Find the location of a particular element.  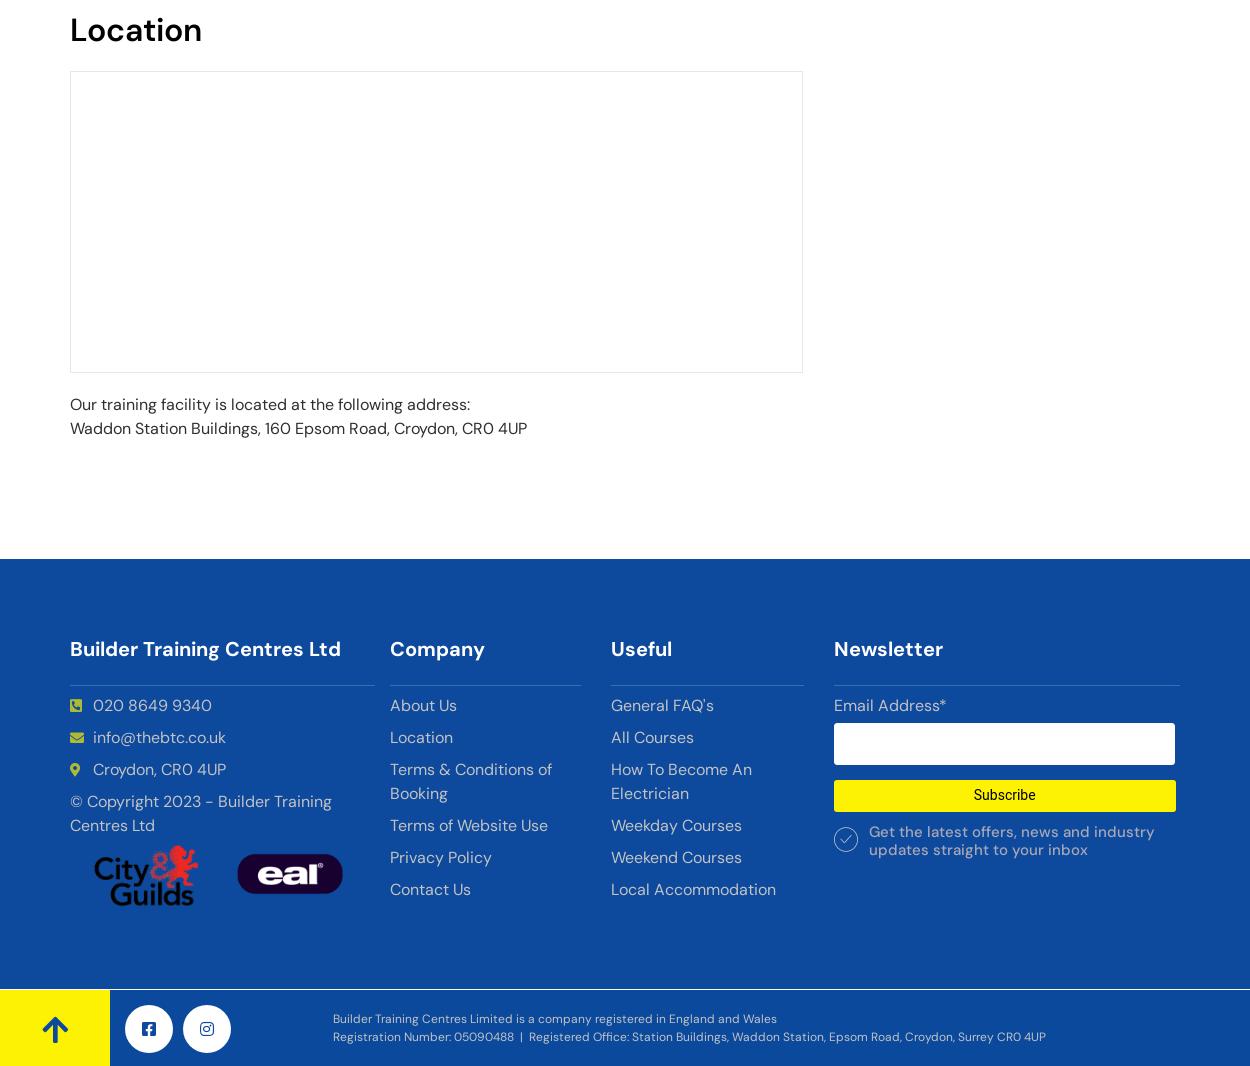

'rendering' is located at coordinates (555, 545).